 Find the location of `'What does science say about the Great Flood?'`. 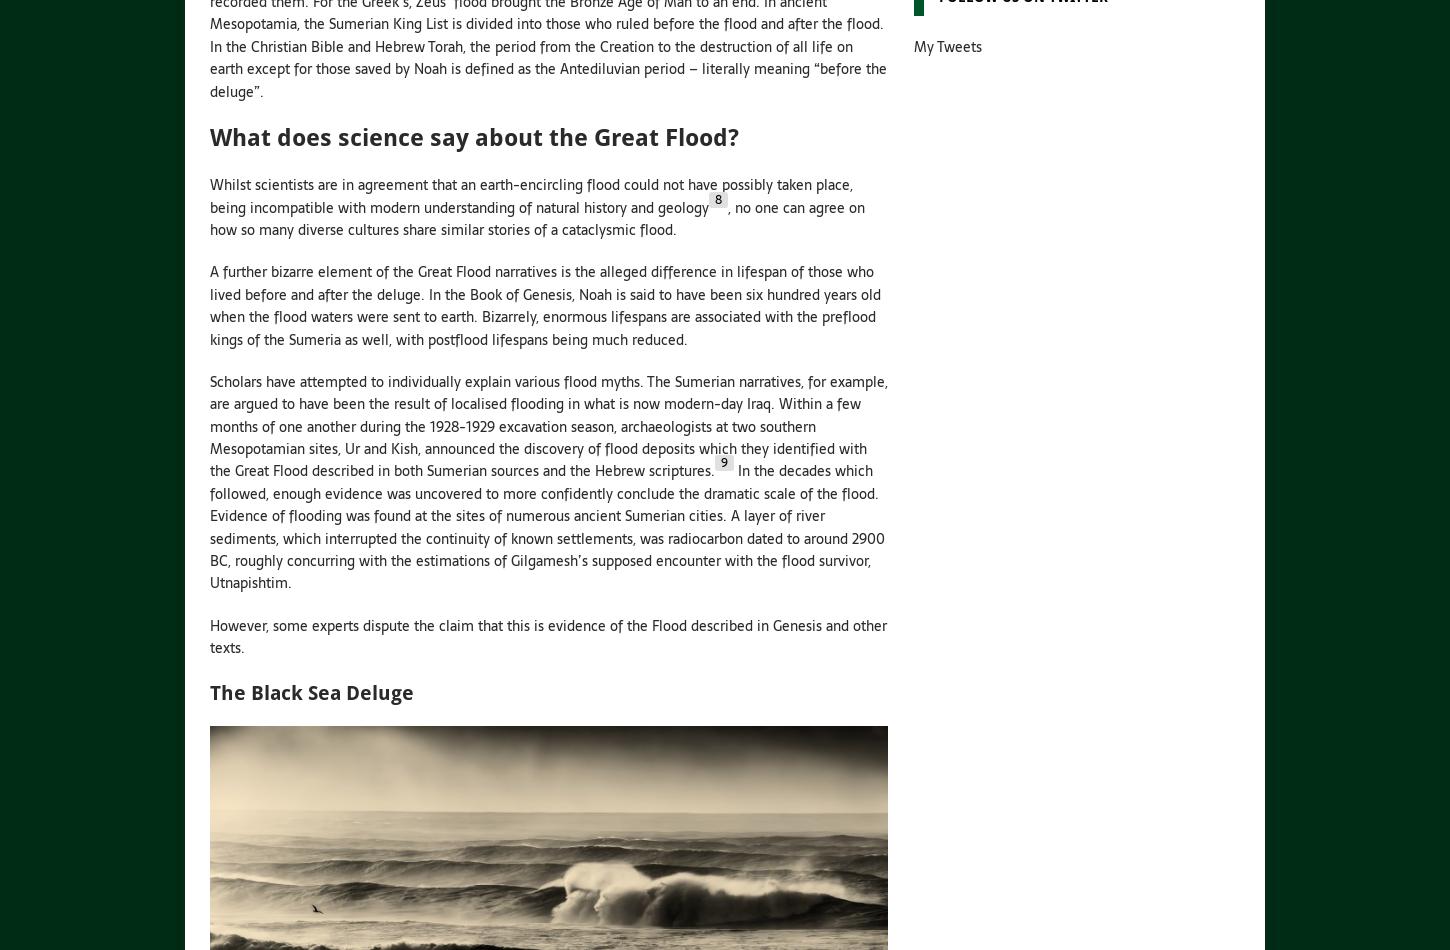

'What does science say about the Great Flood?' is located at coordinates (473, 136).